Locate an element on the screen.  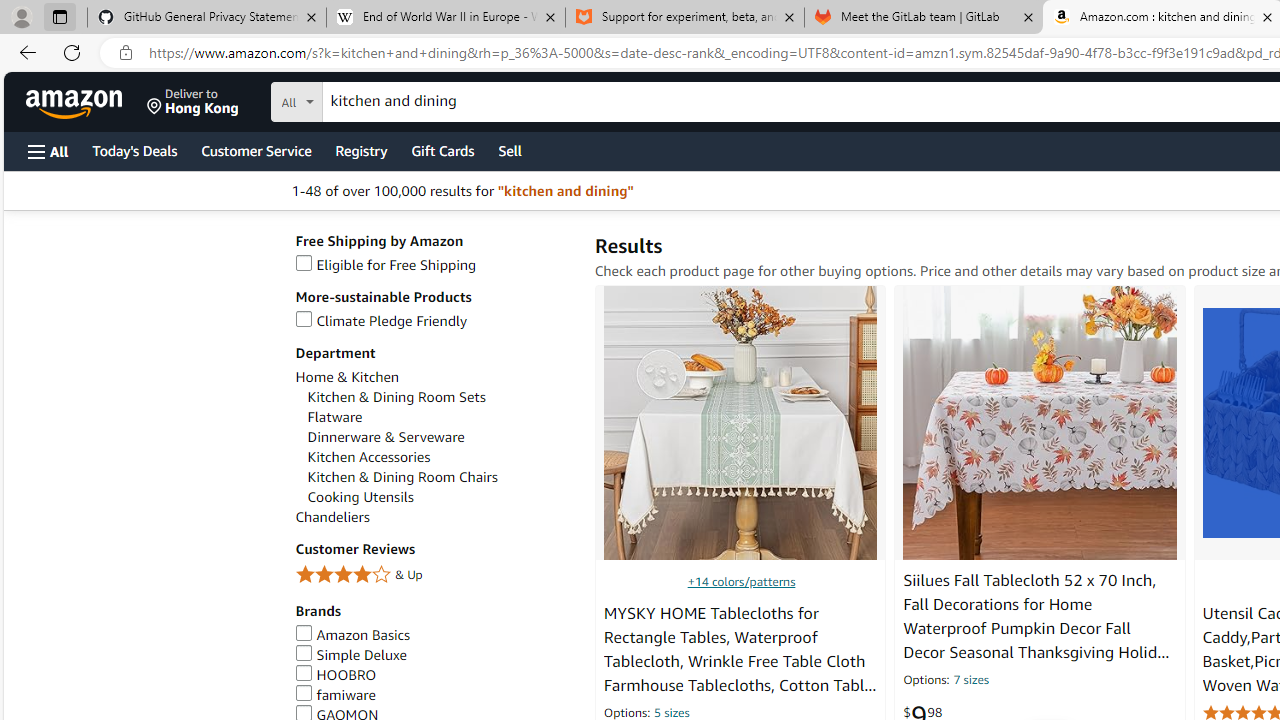
'Dinnerware & Serveware' is located at coordinates (439, 436).